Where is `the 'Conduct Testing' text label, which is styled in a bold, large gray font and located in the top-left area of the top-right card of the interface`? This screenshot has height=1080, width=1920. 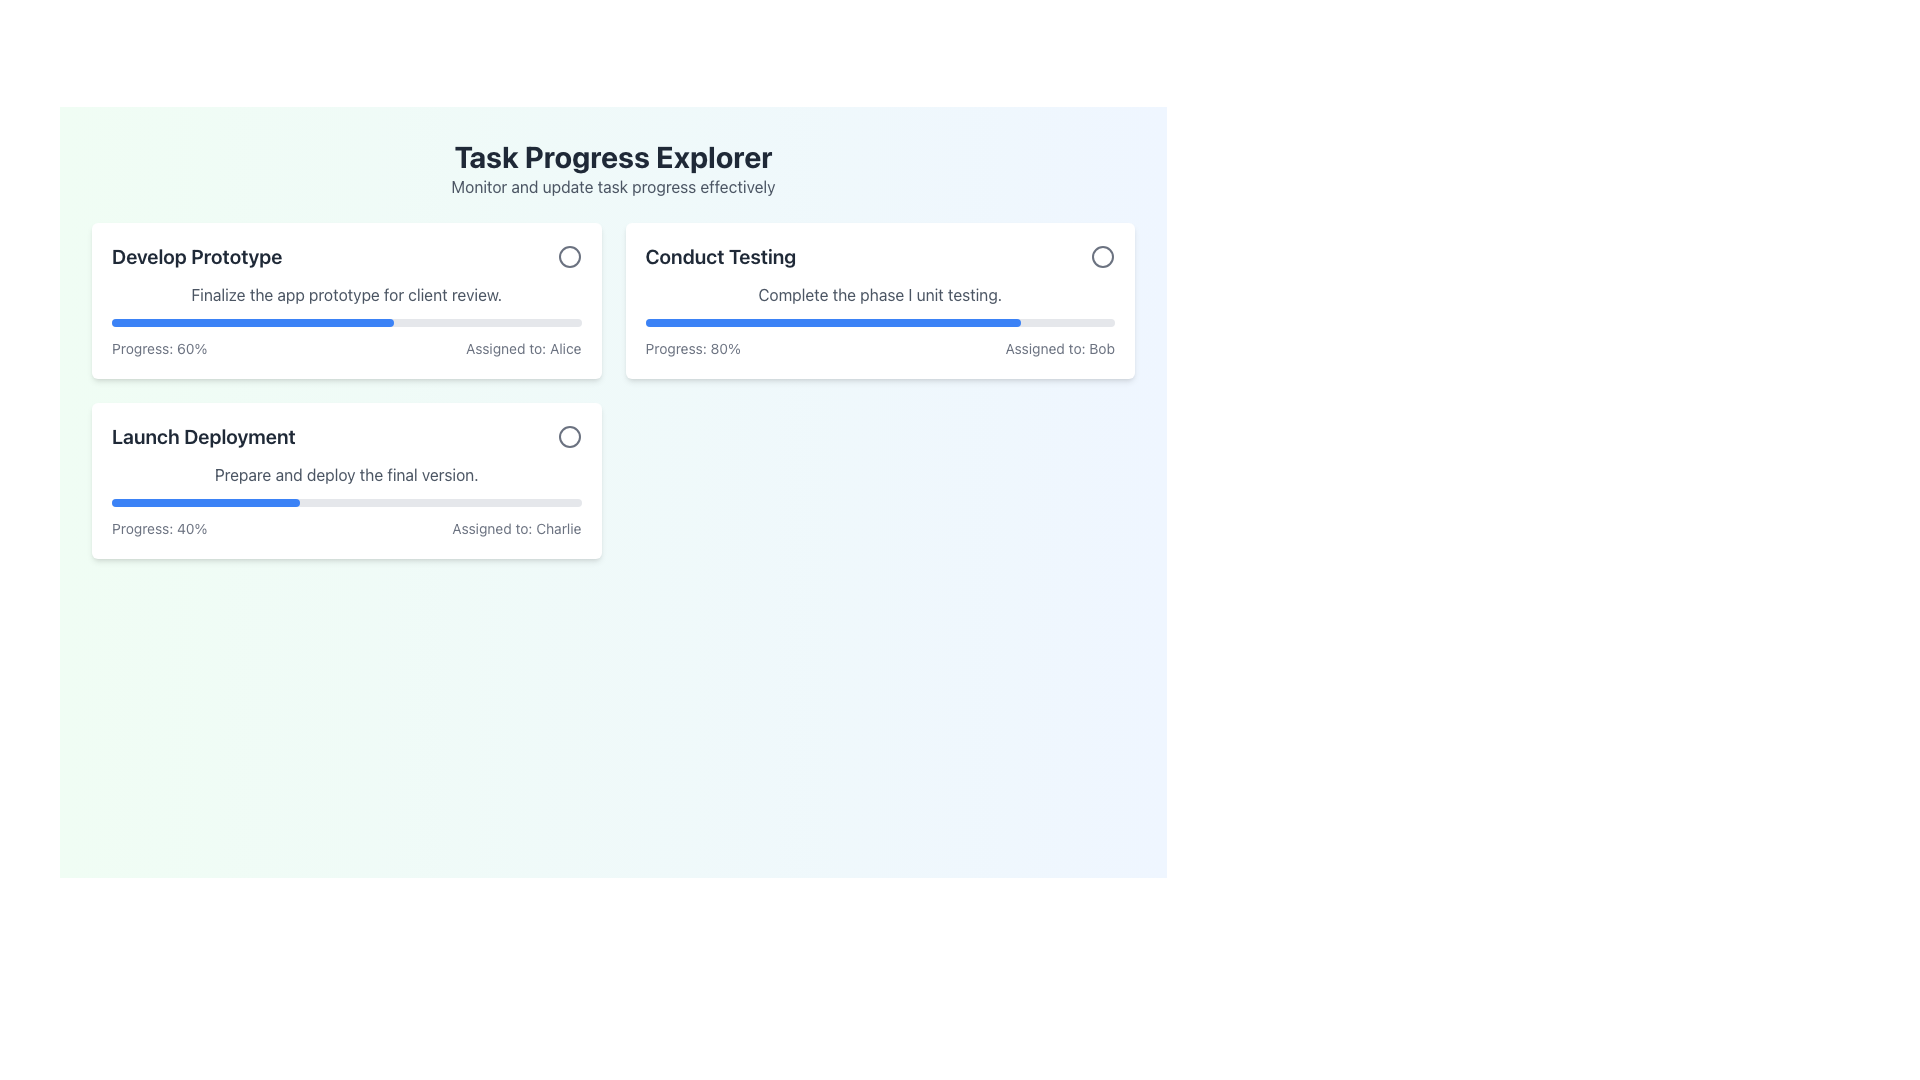 the 'Conduct Testing' text label, which is styled in a bold, large gray font and located in the top-left area of the top-right card of the interface is located at coordinates (720, 256).